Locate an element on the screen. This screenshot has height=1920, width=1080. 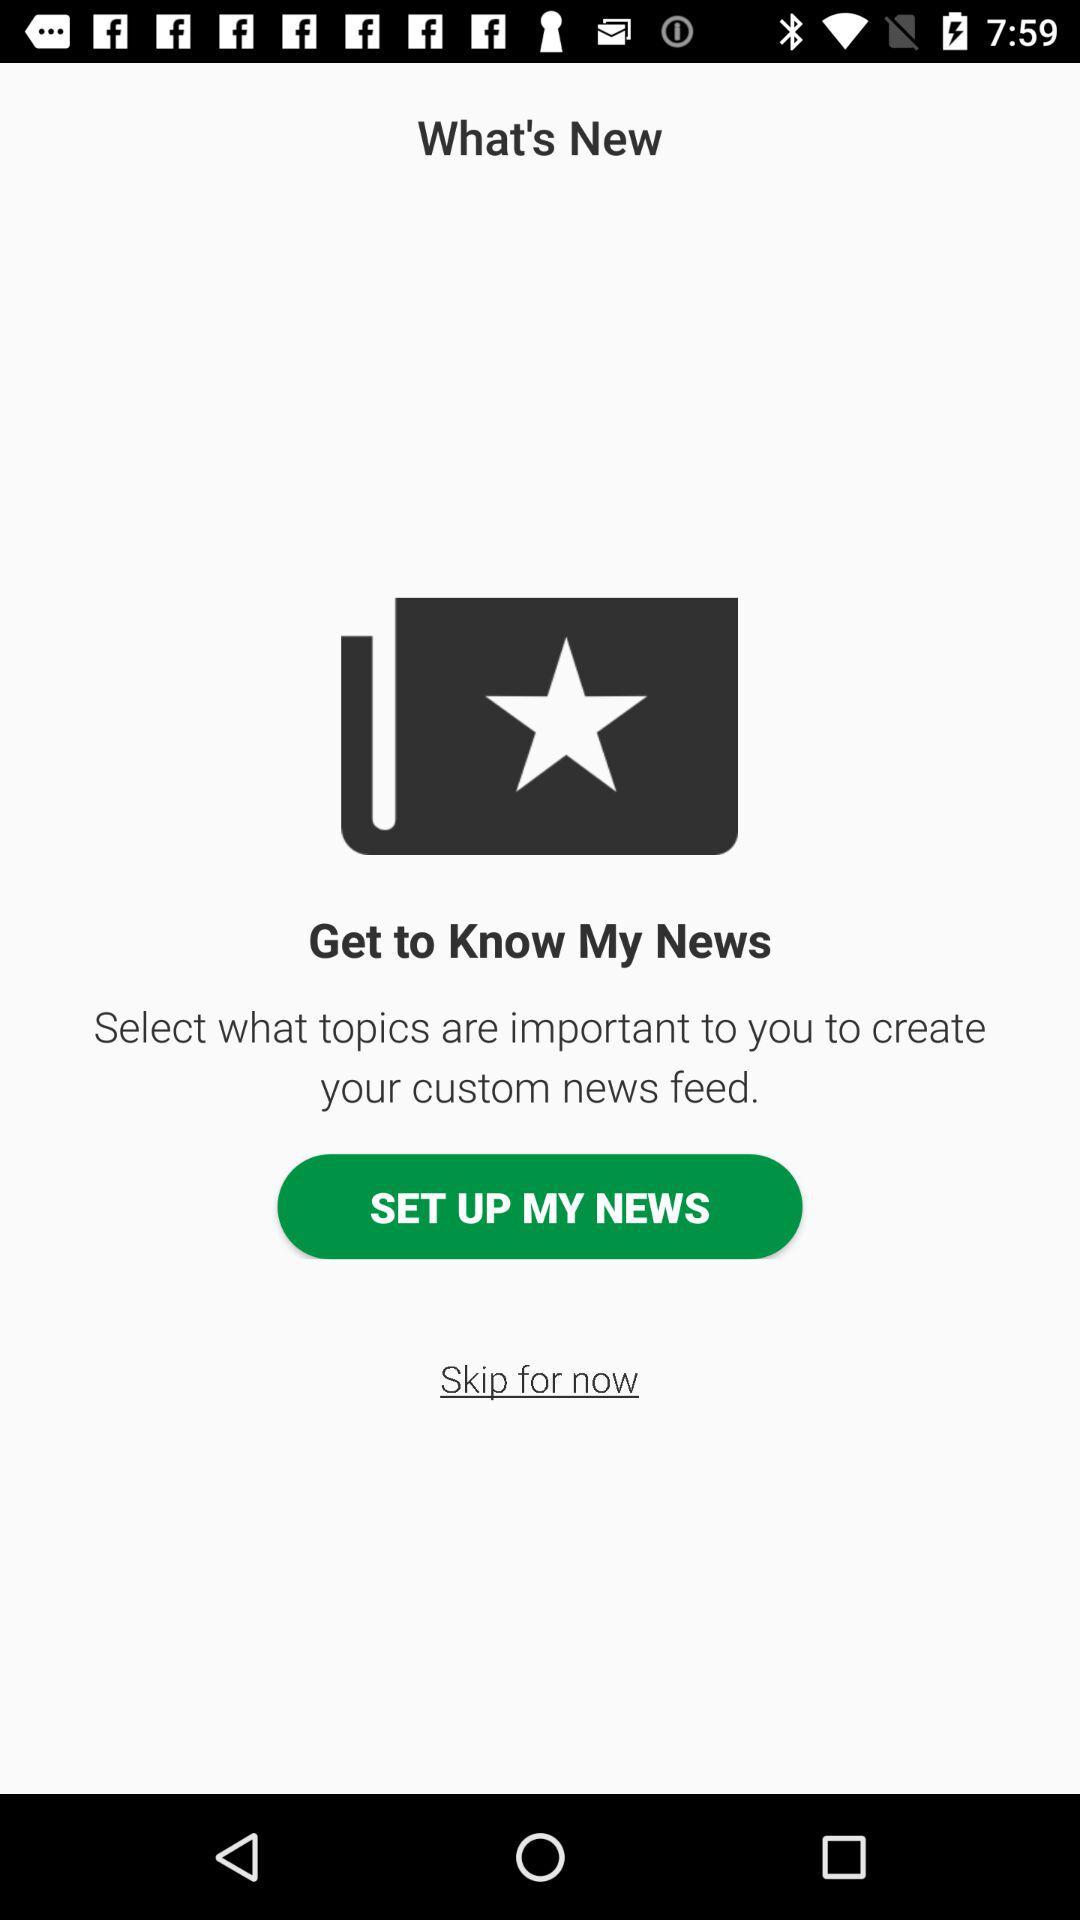
app above the skip for now is located at coordinates (540, 1205).